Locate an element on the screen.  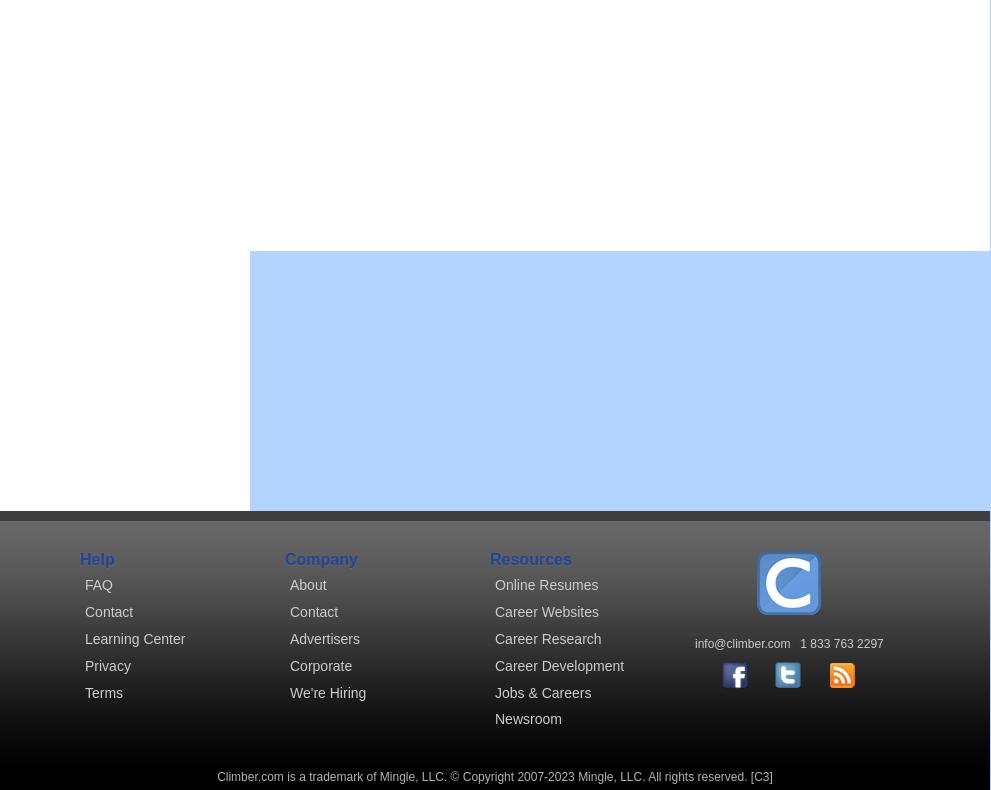
'Corporate' is located at coordinates (320, 664).